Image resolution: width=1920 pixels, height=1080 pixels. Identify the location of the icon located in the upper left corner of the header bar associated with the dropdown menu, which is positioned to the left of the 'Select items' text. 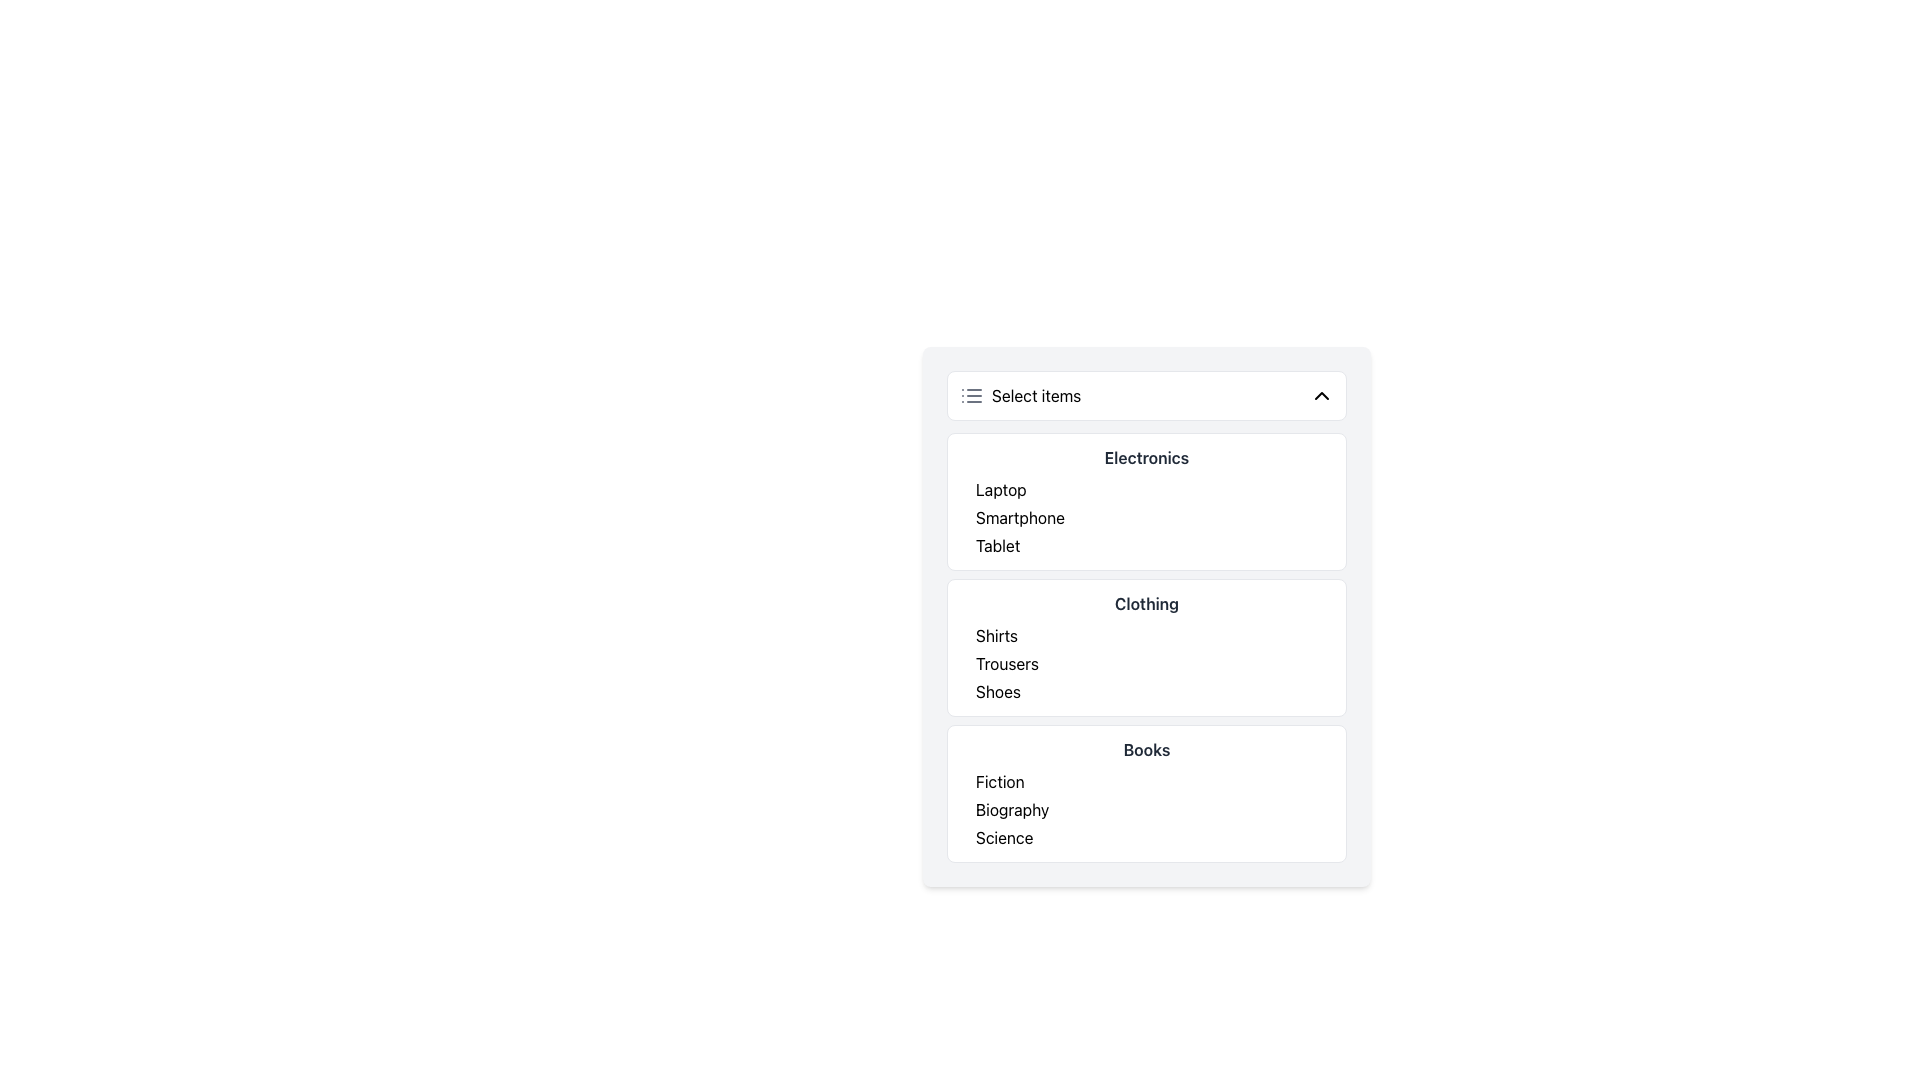
(971, 396).